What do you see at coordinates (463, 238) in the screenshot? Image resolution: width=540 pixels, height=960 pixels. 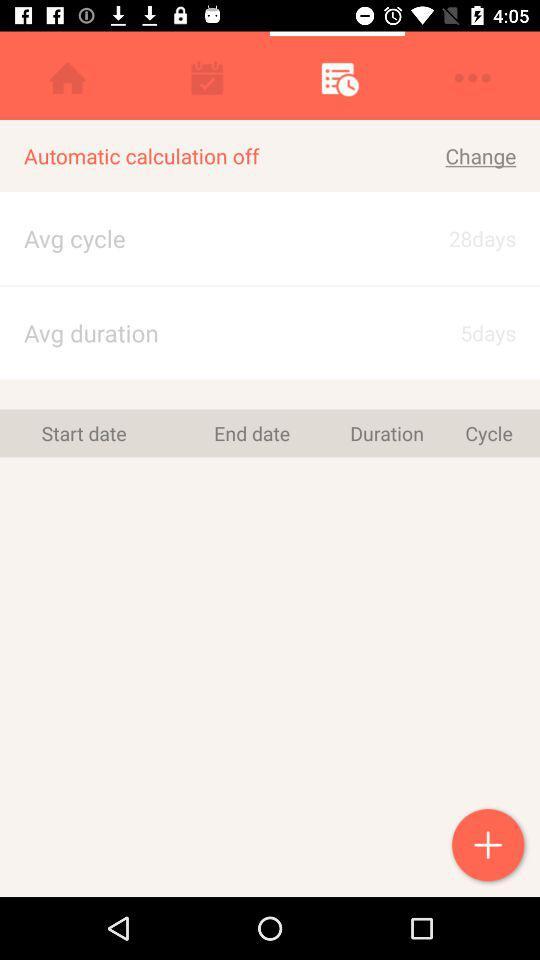 I see `icon to the right of the automatic calculation off icon` at bounding box center [463, 238].